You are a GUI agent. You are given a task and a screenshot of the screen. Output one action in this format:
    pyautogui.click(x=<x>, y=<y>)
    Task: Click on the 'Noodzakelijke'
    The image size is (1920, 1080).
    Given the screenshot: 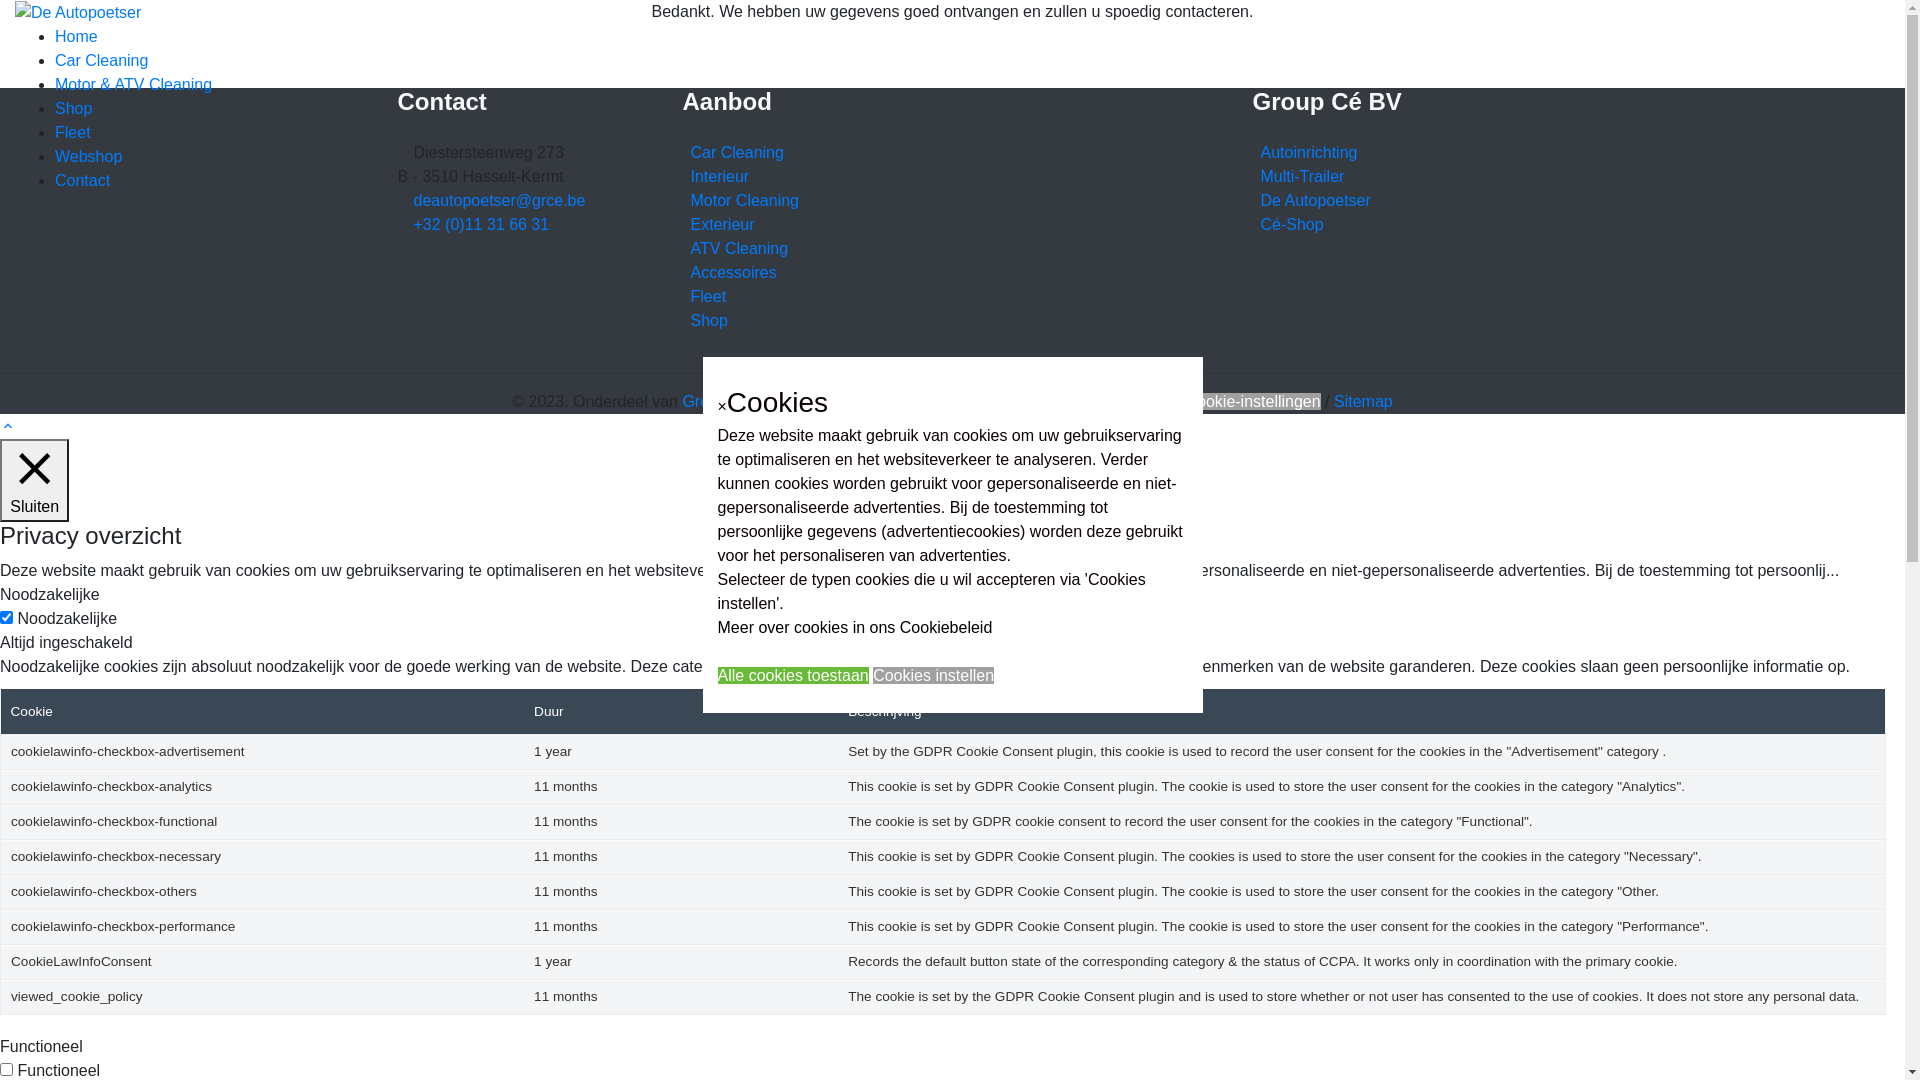 What is the action you would take?
    pyautogui.click(x=49, y=593)
    